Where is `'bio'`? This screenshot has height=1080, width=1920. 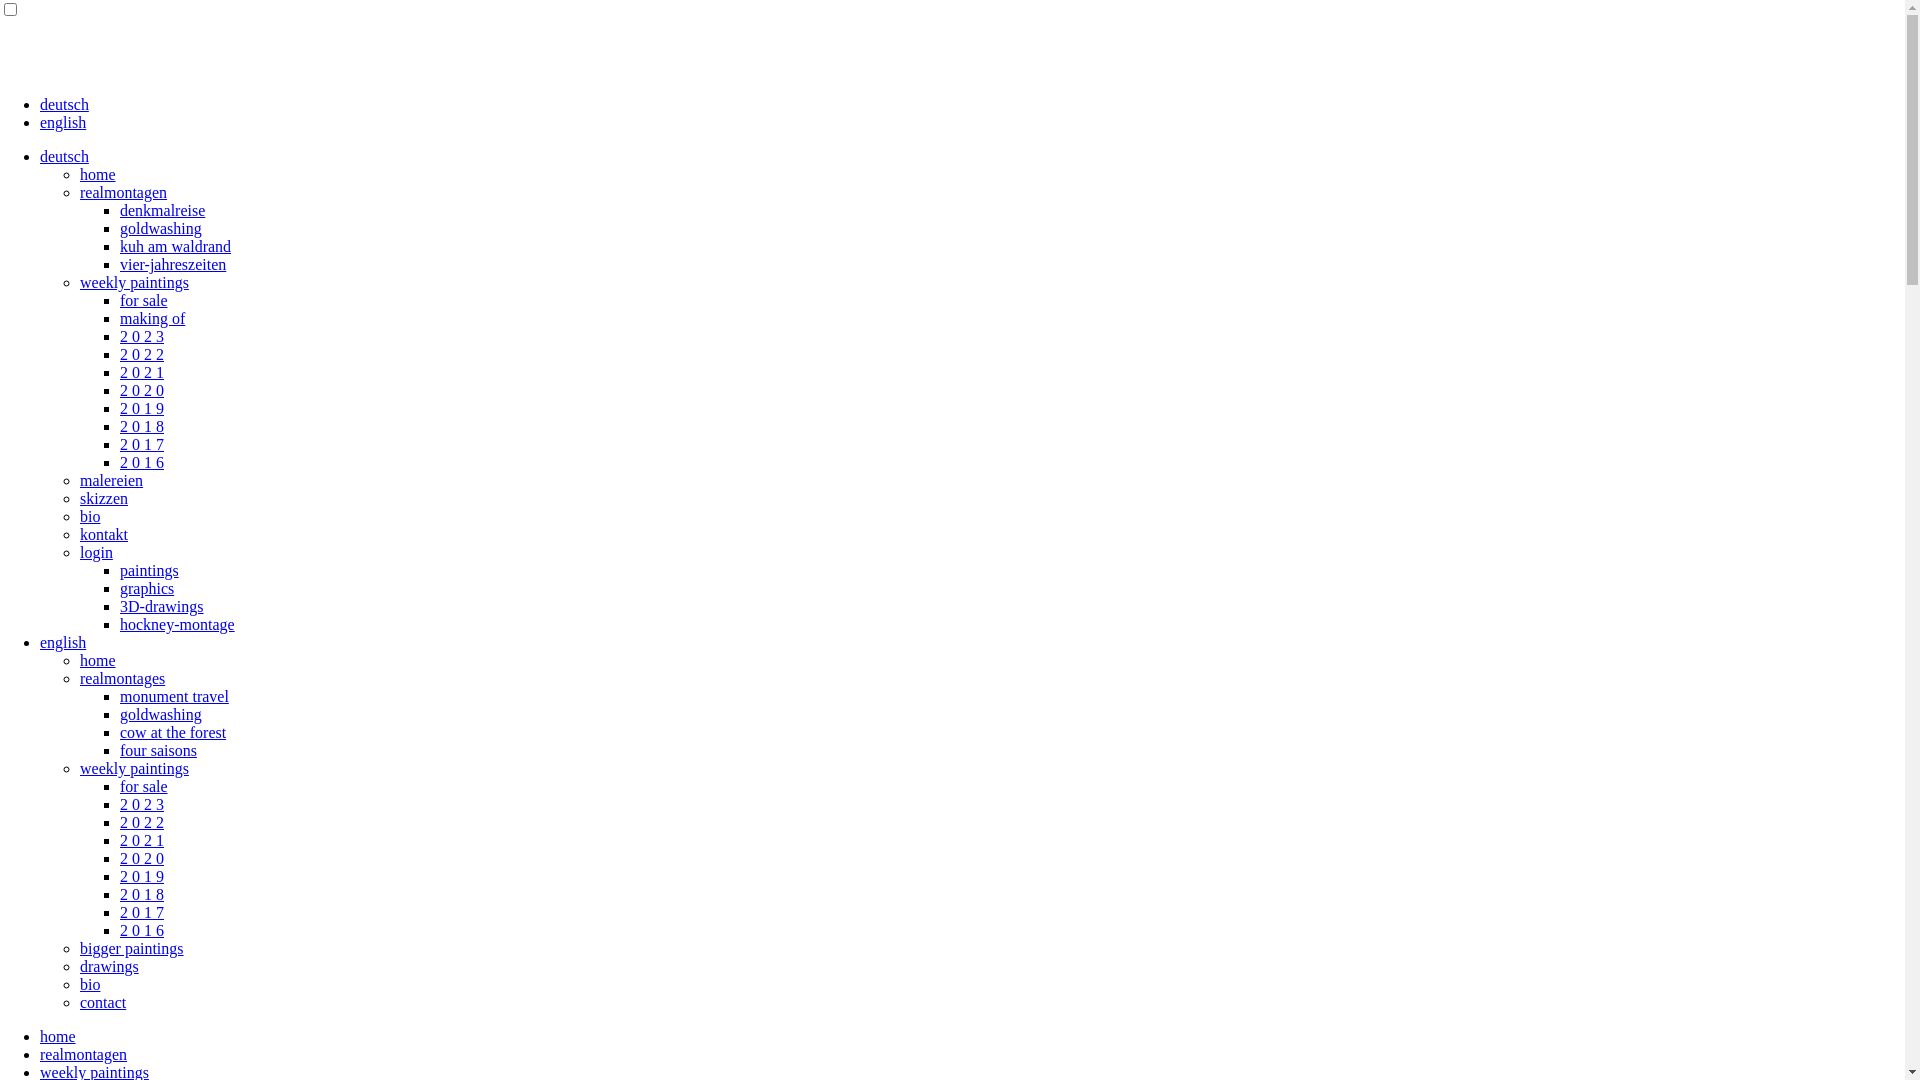 'bio' is located at coordinates (89, 515).